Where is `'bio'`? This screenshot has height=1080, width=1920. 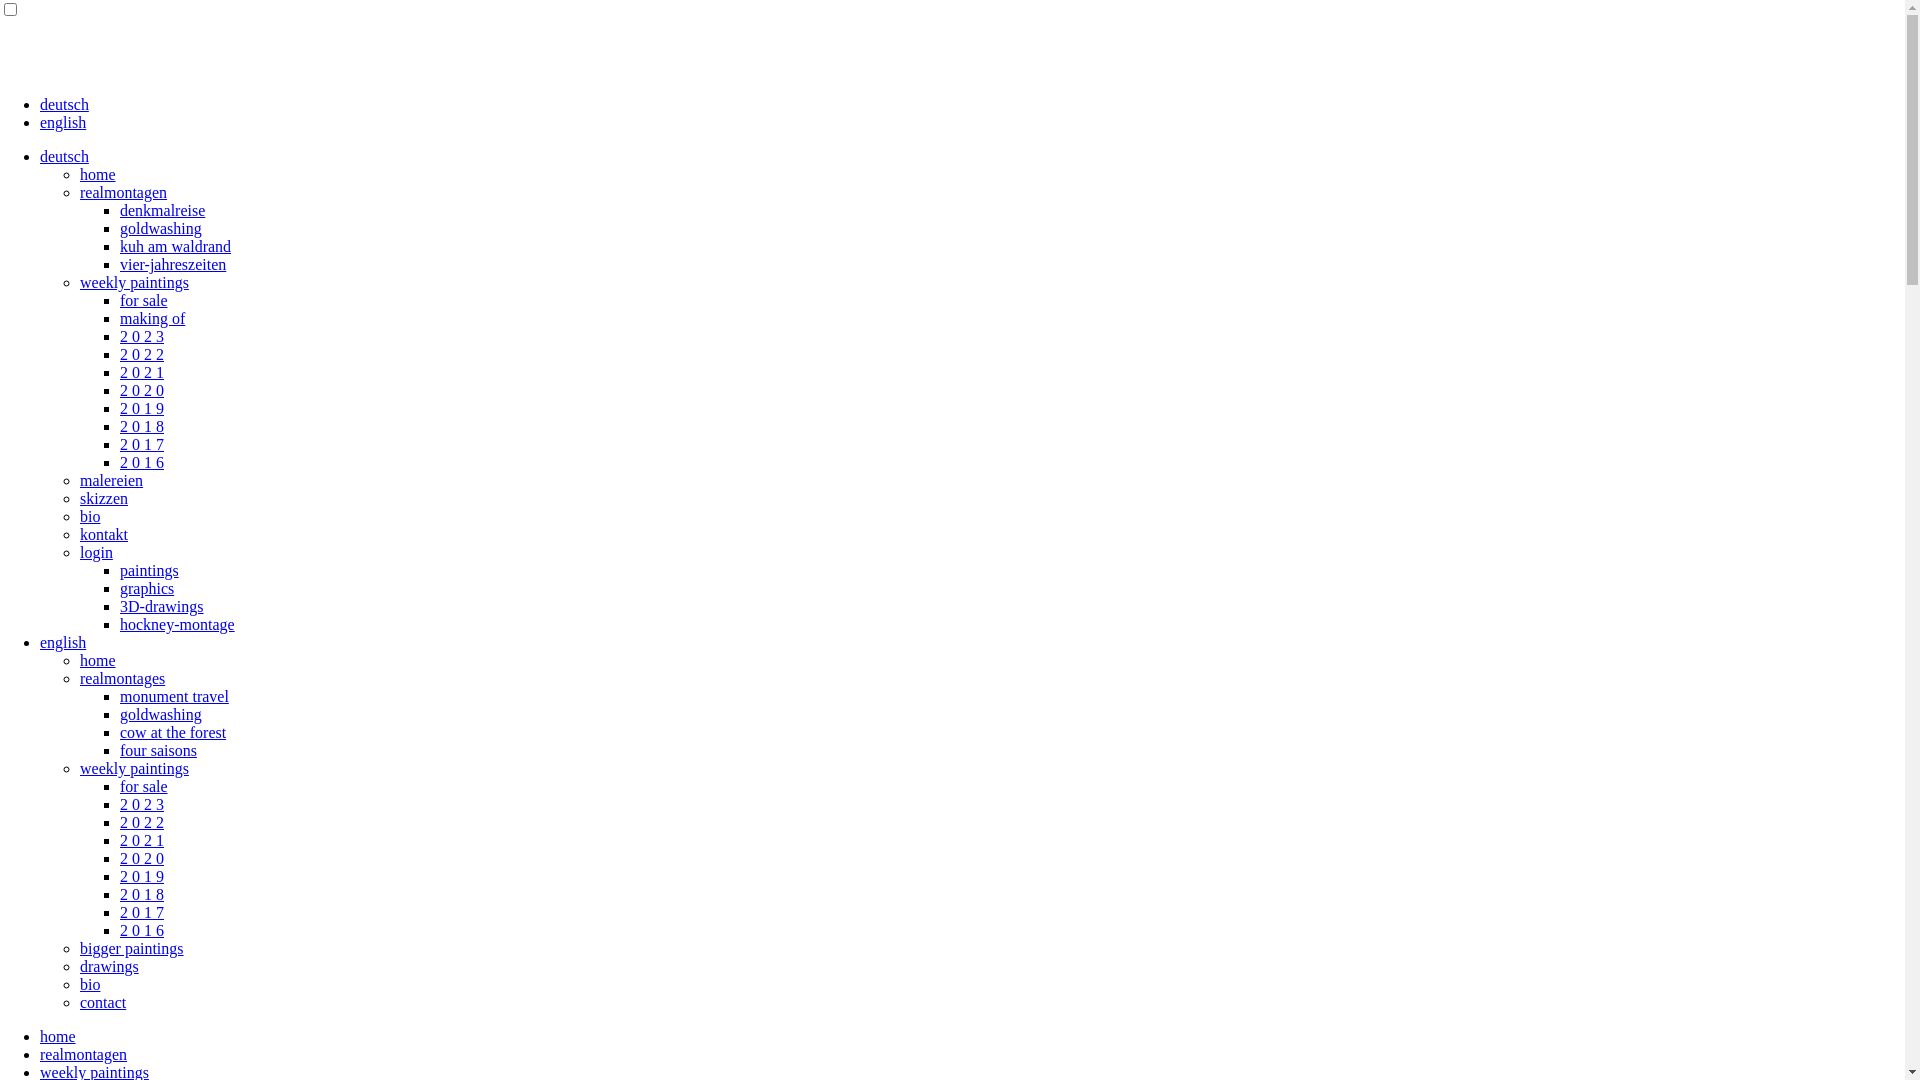 'bio' is located at coordinates (89, 515).